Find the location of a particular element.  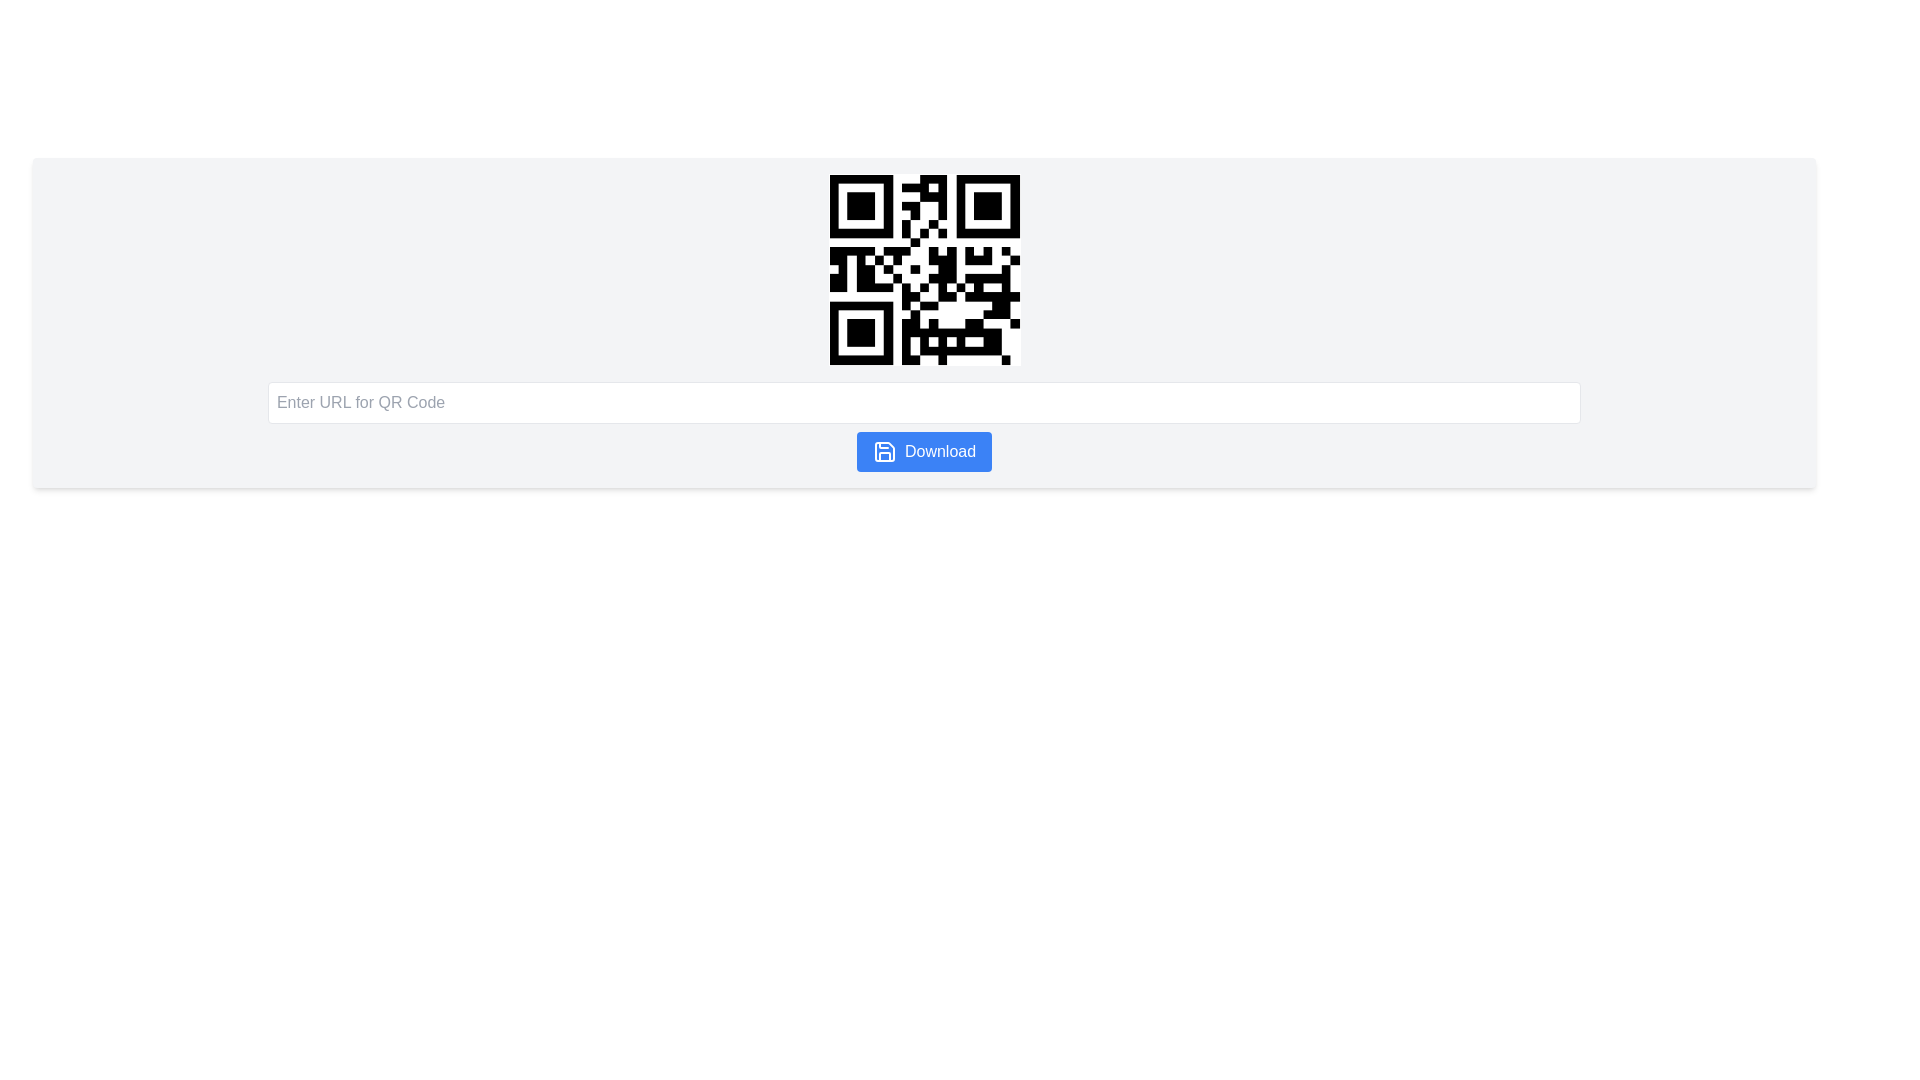

the SVG icon that signifies the save or download function, located to the left of the 'Download' label, to initiate a download action is located at coordinates (883, 451).